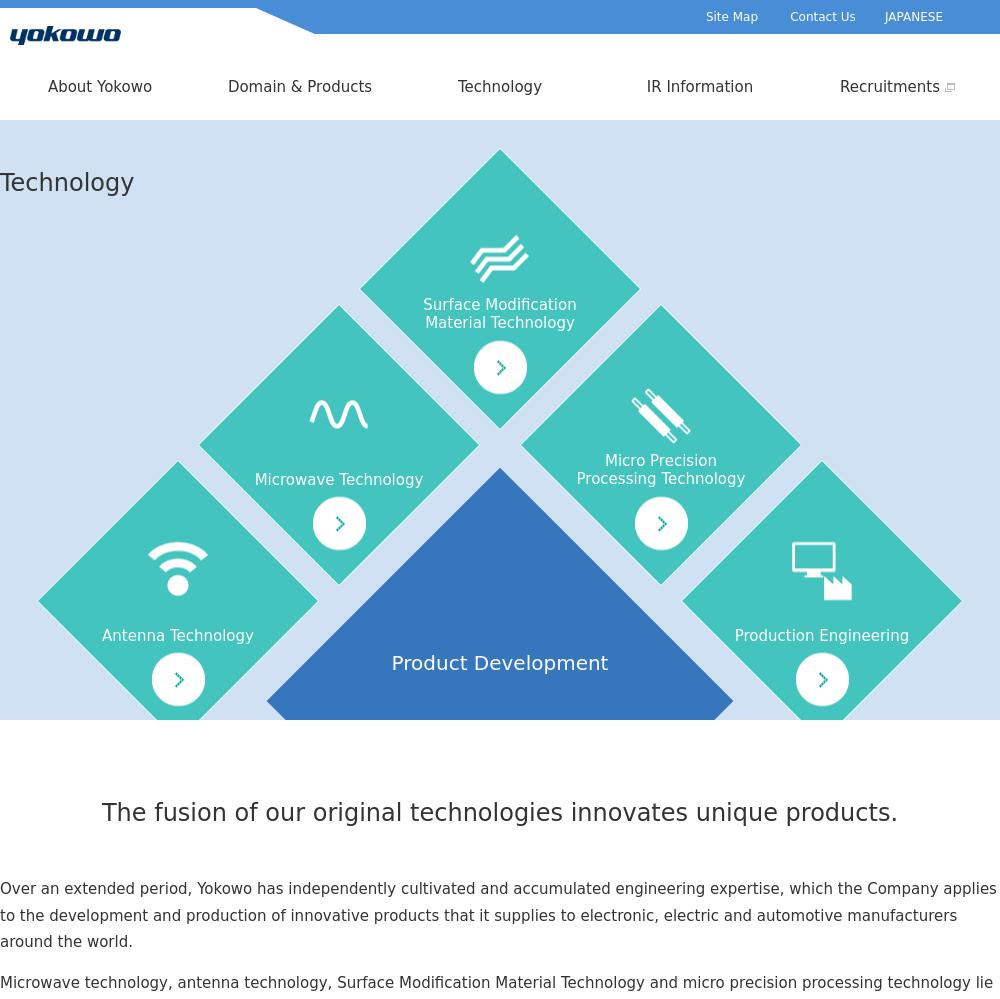  Describe the element at coordinates (498, 661) in the screenshot. I see `'Product Development'` at that location.